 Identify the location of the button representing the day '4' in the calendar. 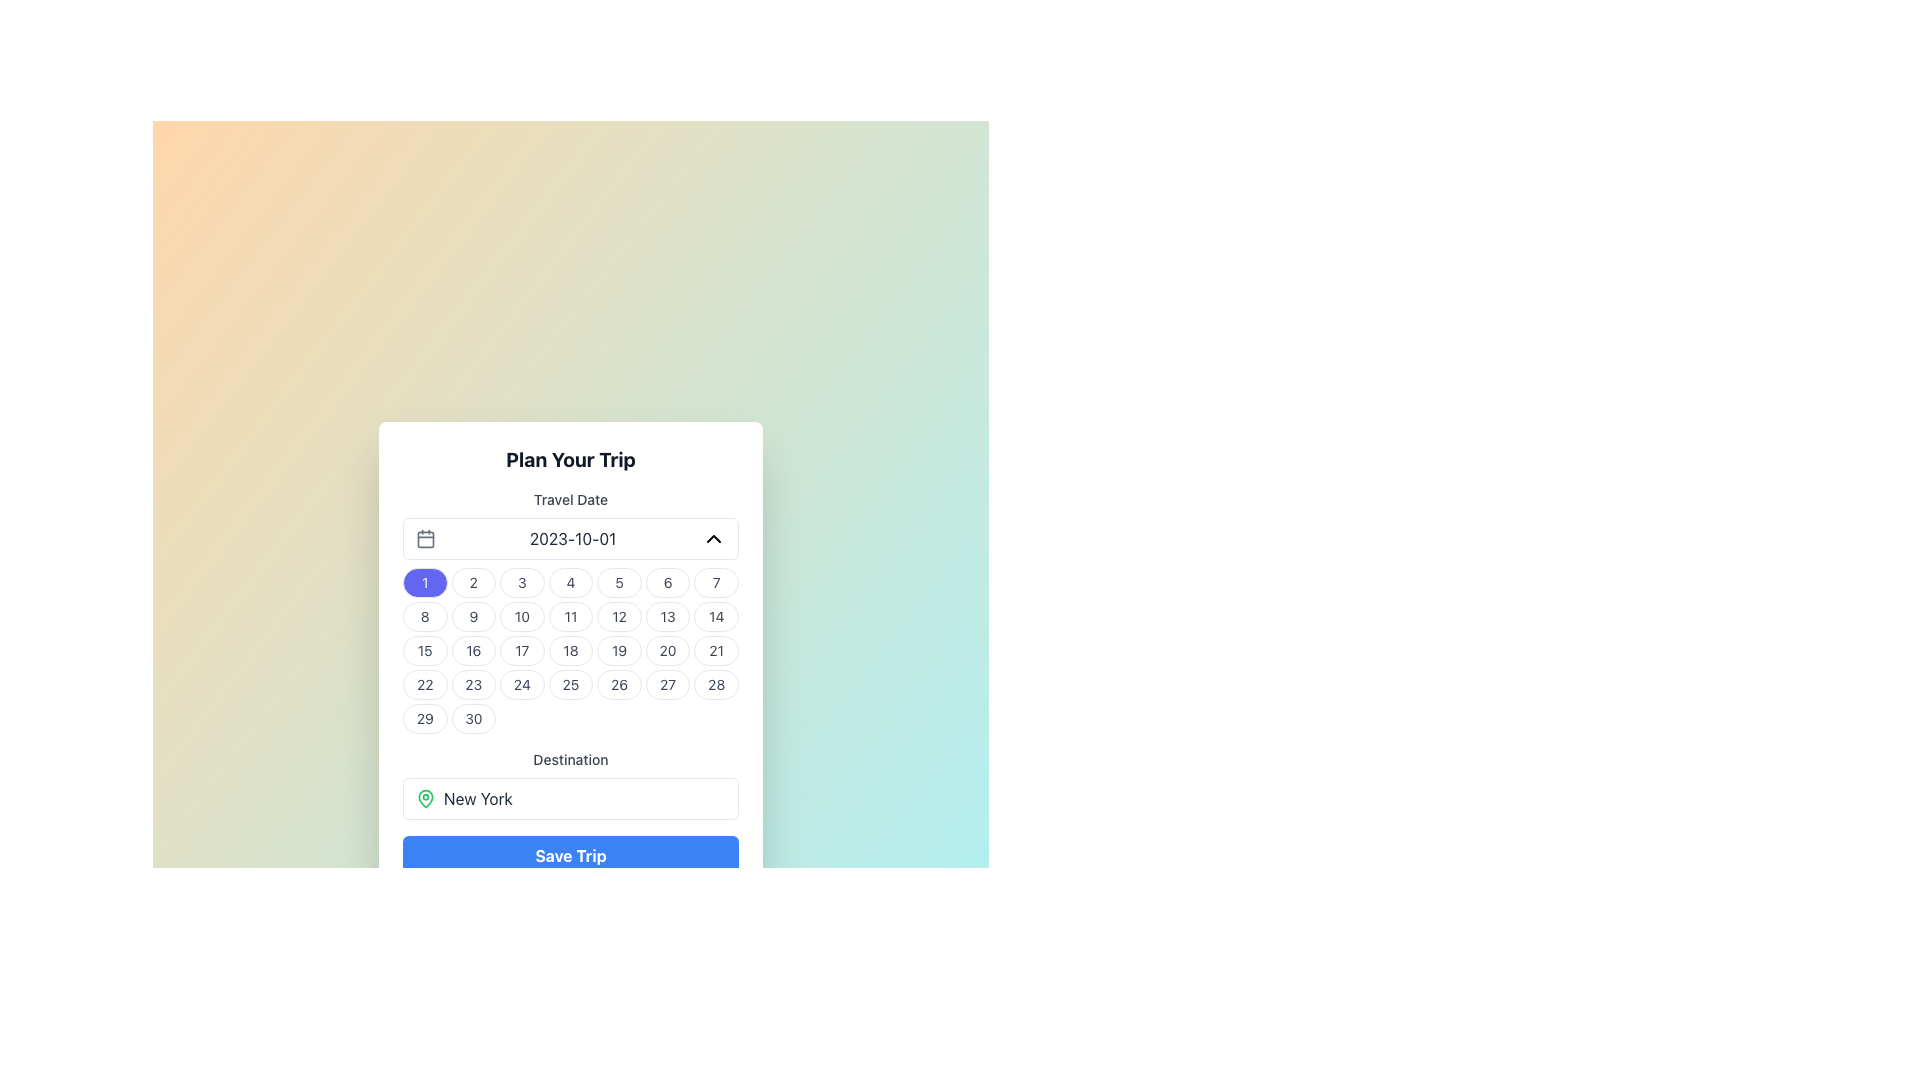
(570, 582).